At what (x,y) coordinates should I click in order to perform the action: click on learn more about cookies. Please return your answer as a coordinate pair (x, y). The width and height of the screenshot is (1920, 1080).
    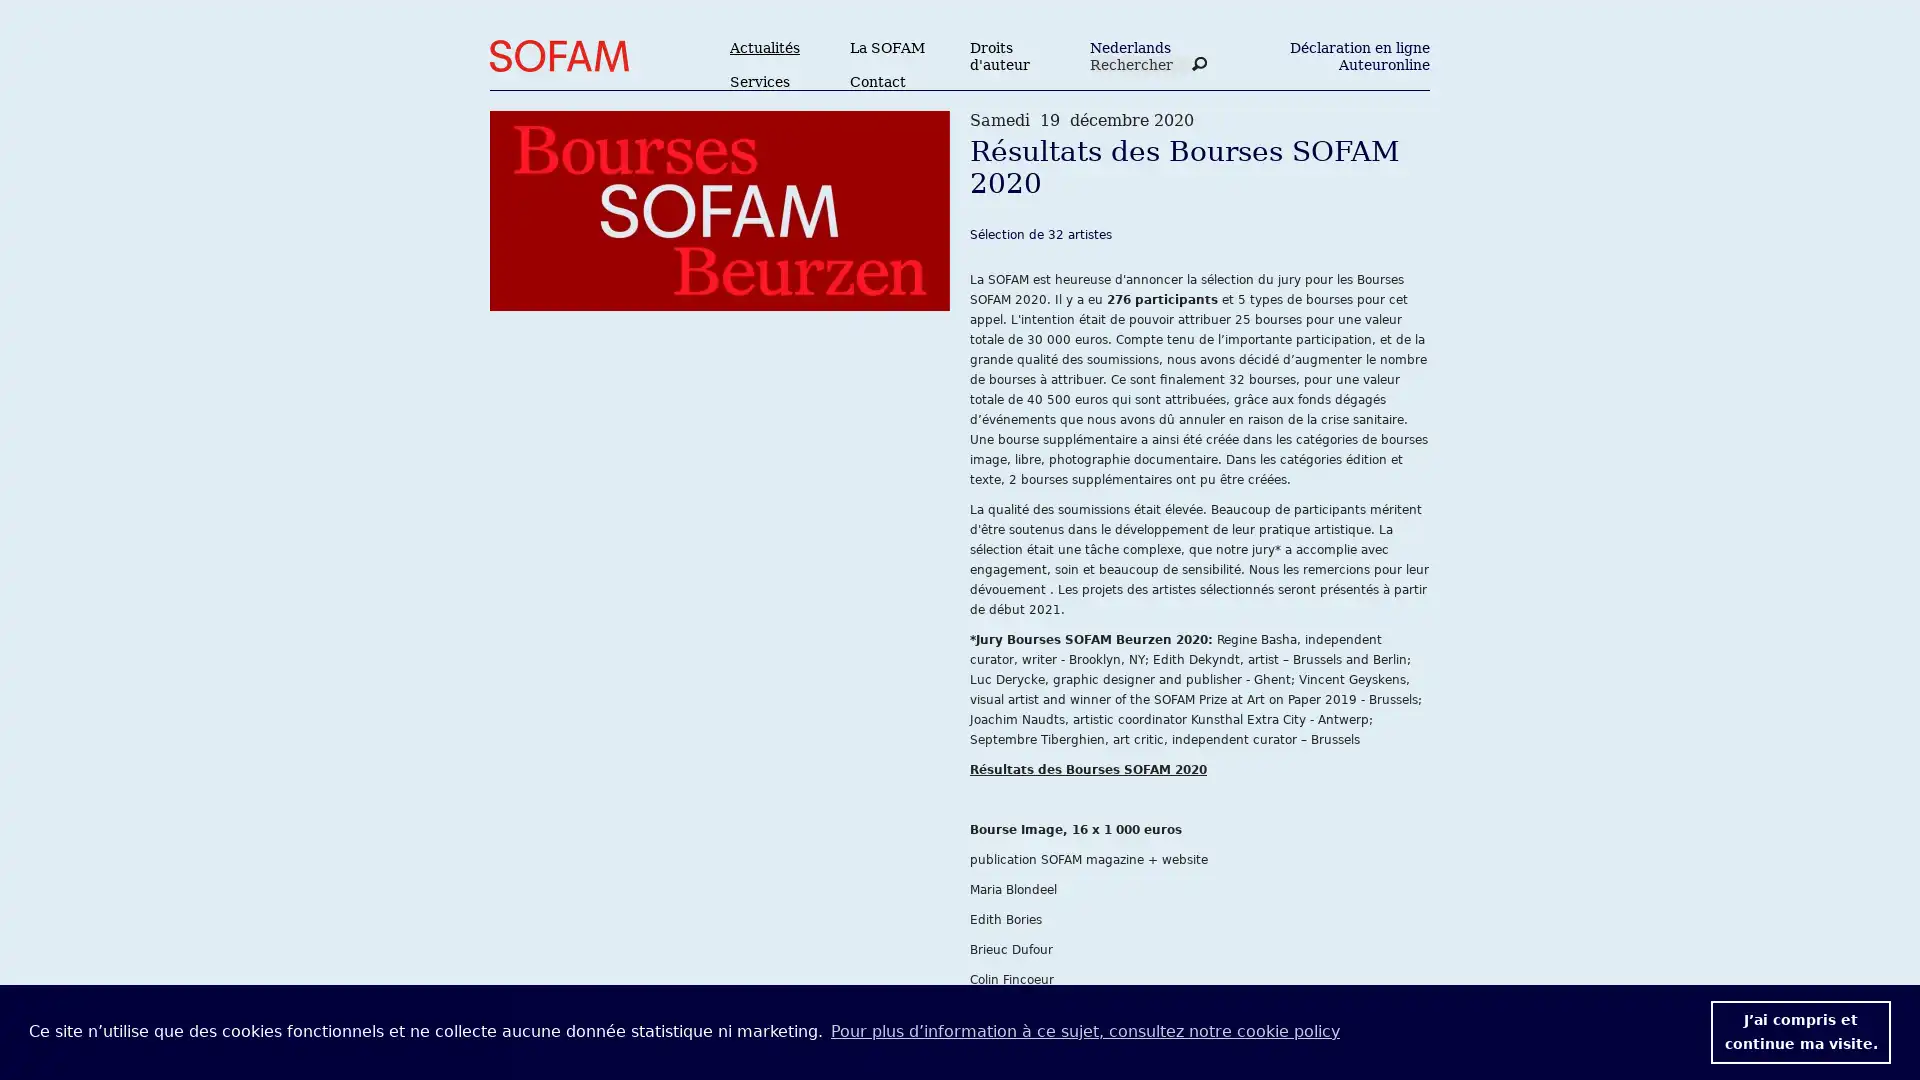
    Looking at the image, I should click on (1083, 1032).